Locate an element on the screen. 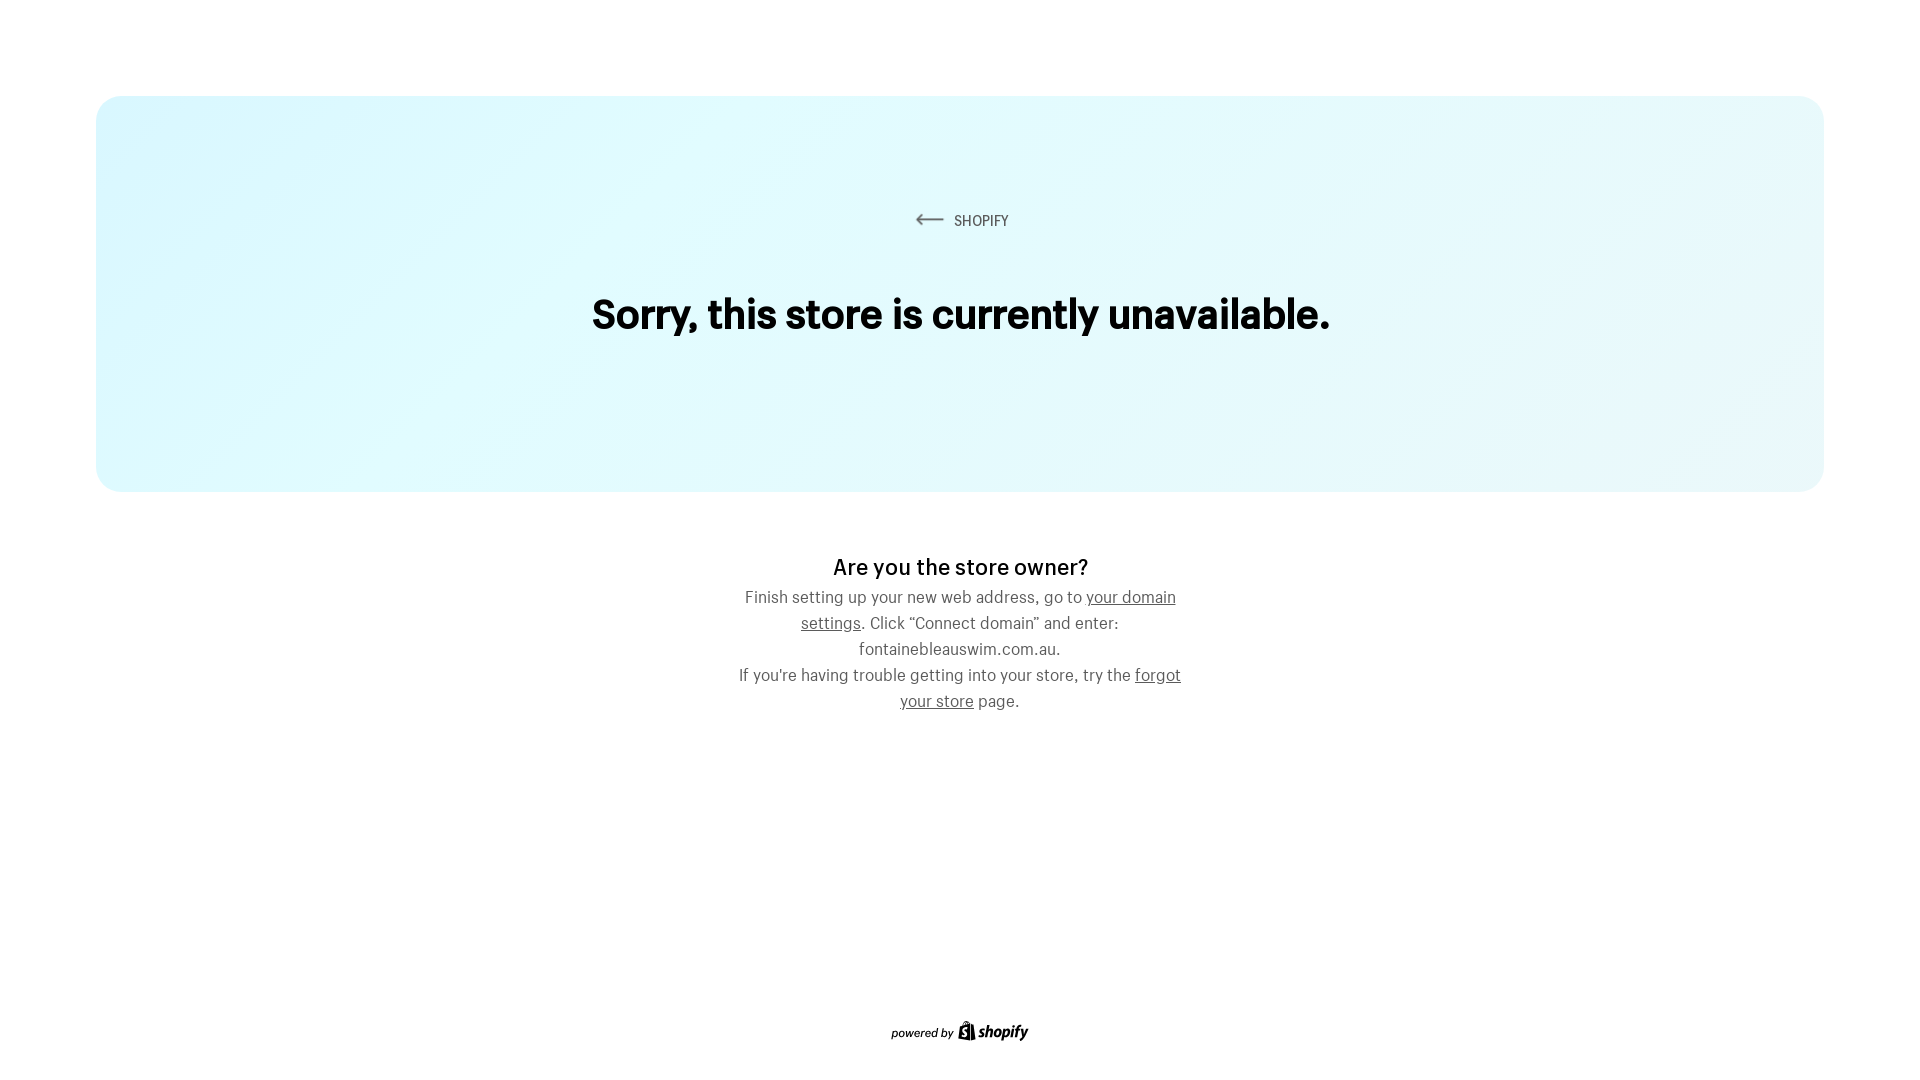 Image resolution: width=1920 pixels, height=1080 pixels. 'SHOPIFY' is located at coordinates (910, 220).